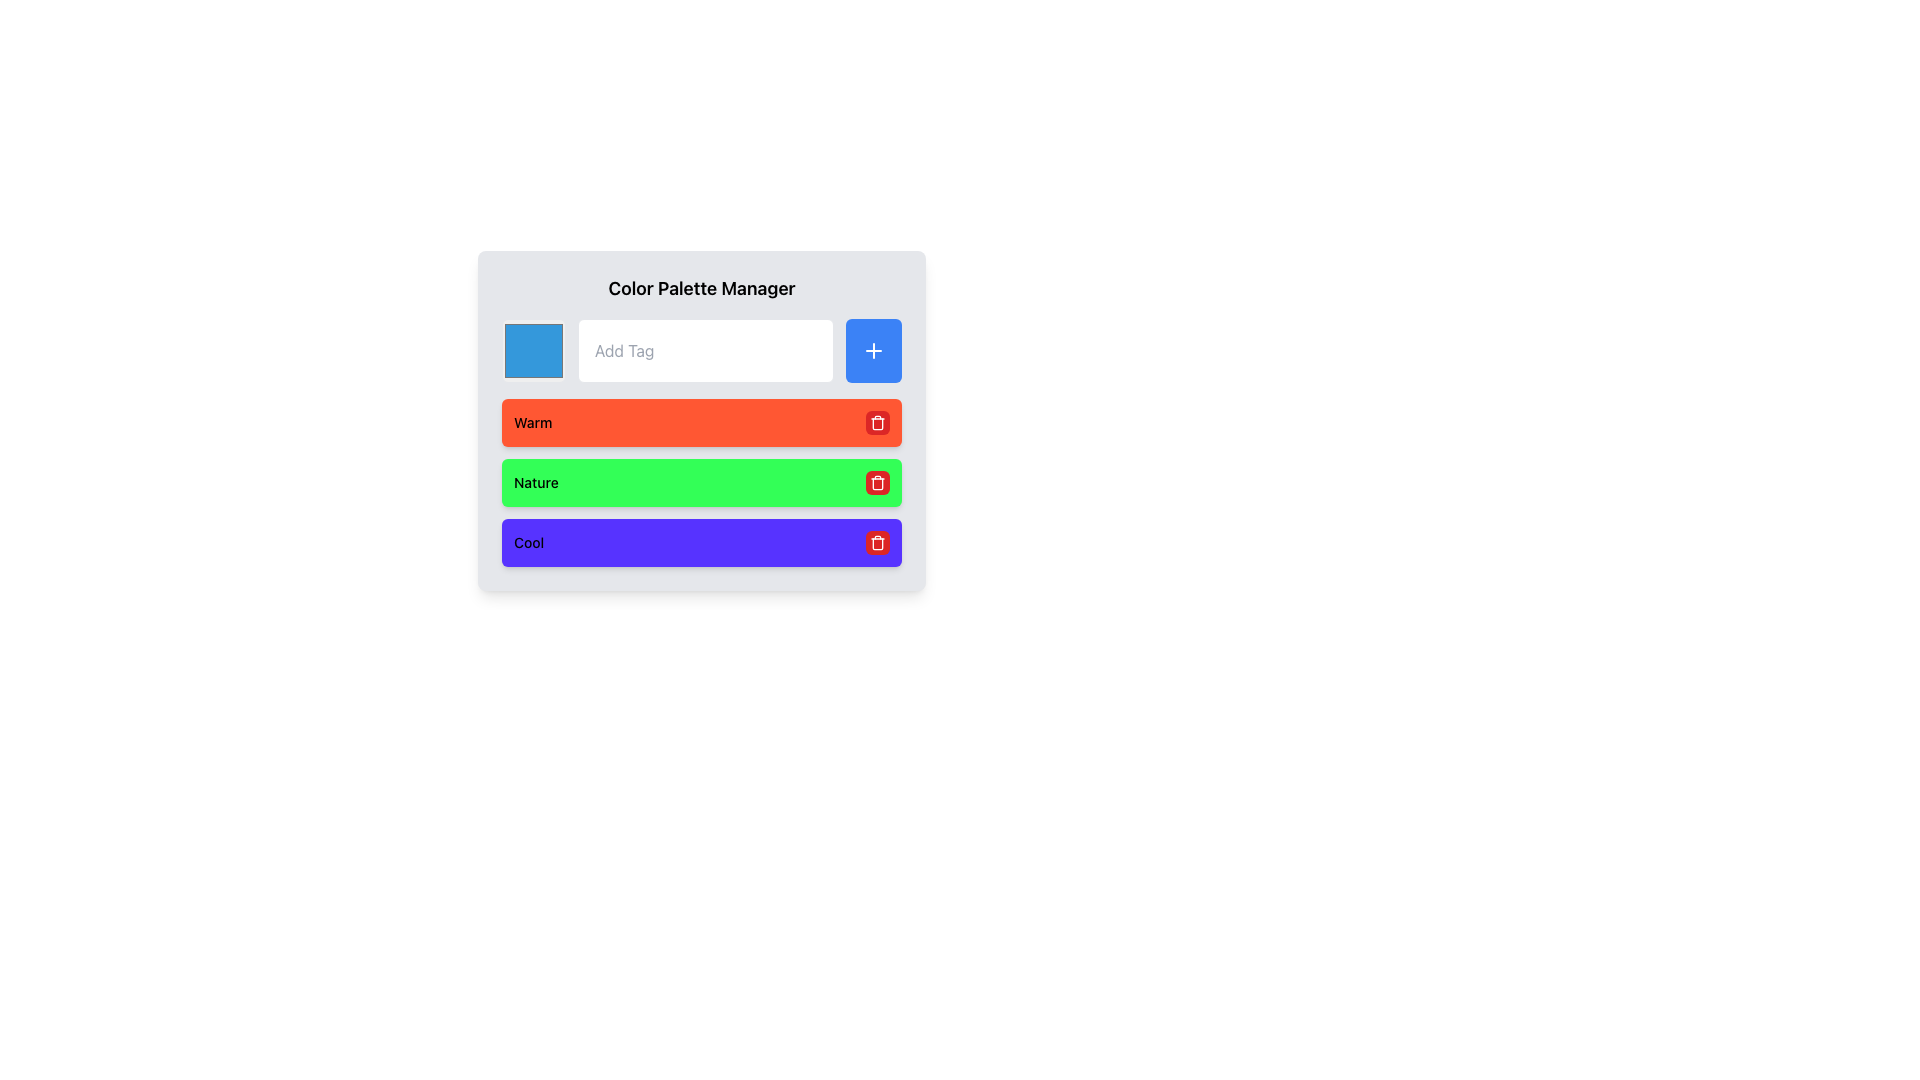 Image resolution: width=1920 pixels, height=1080 pixels. I want to click on the second trash bin icon from the top in the list of items within the color palette manager, so click(878, 422).